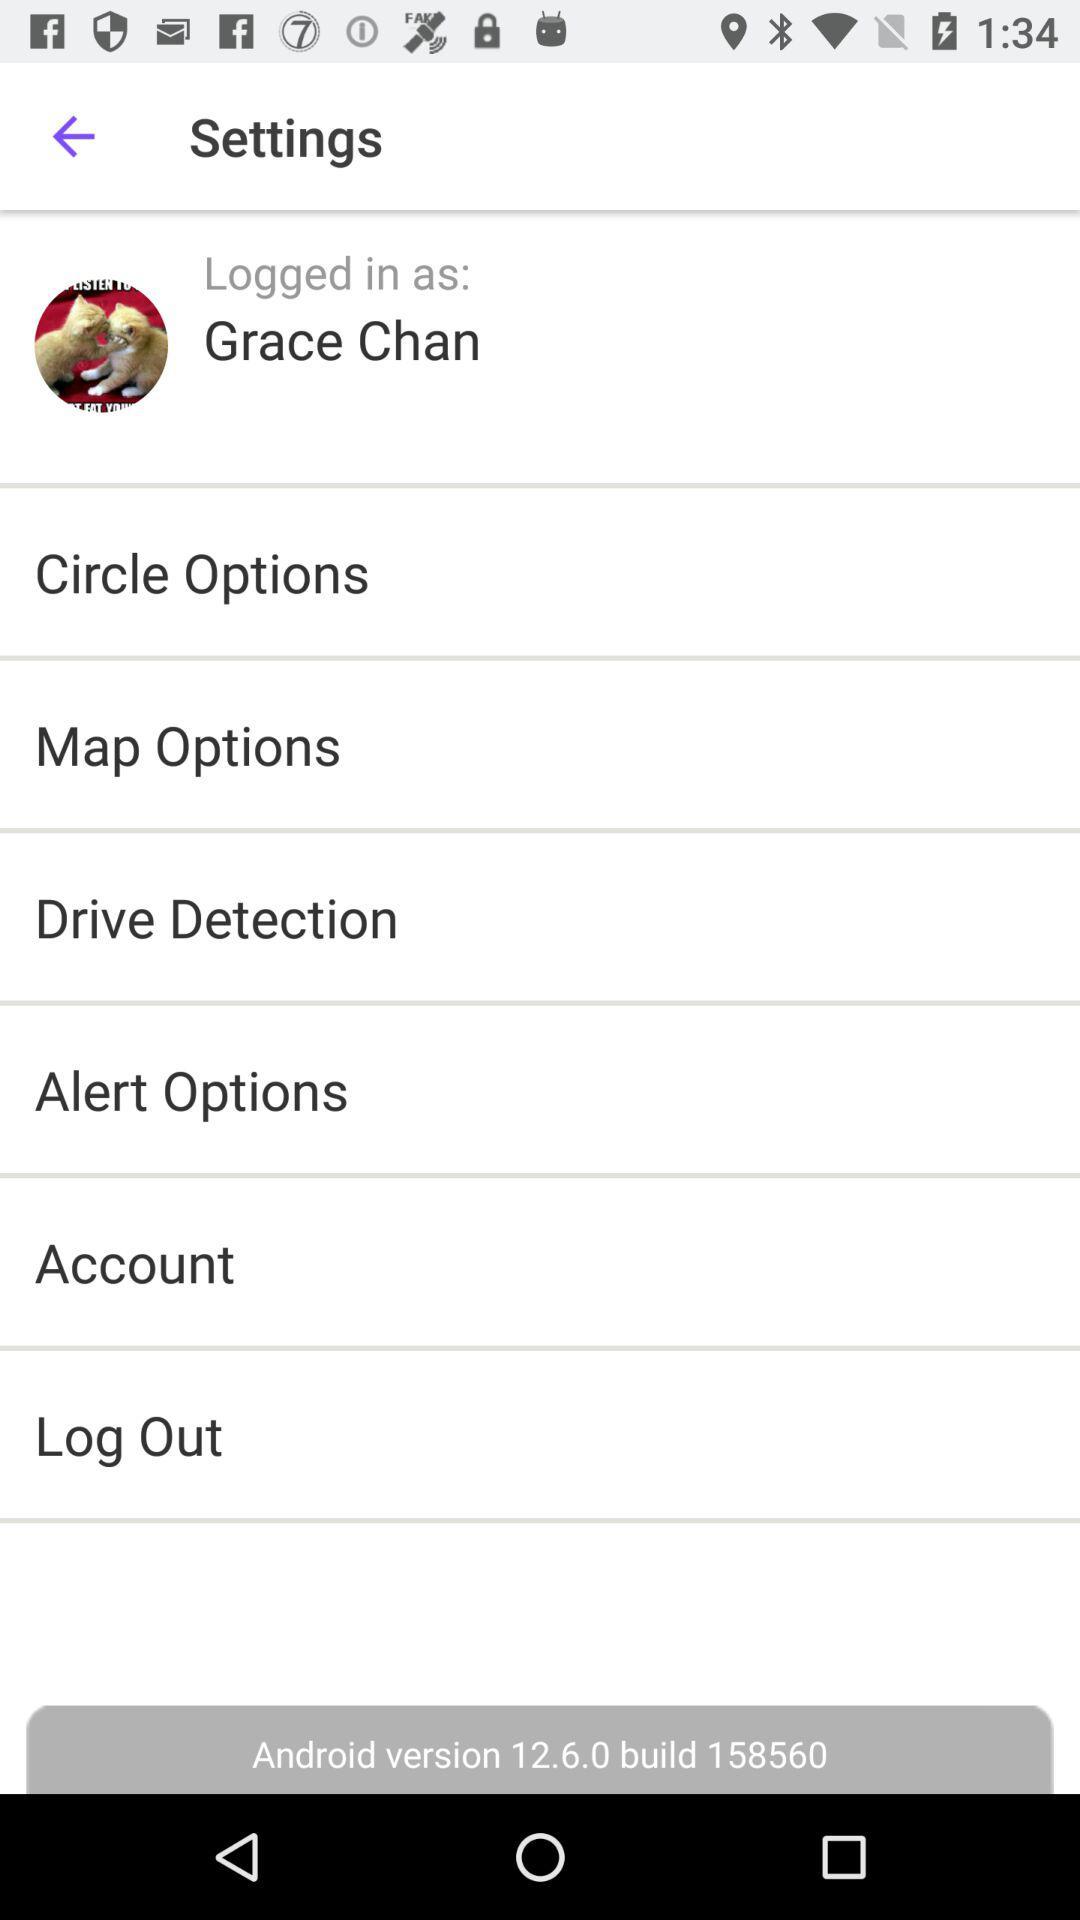 The image size is (1080, 1920). What do you see at coordinates (341, 338) in the screenshot?
I see `icon above the circle options icon` at bounding box center [341, 338].